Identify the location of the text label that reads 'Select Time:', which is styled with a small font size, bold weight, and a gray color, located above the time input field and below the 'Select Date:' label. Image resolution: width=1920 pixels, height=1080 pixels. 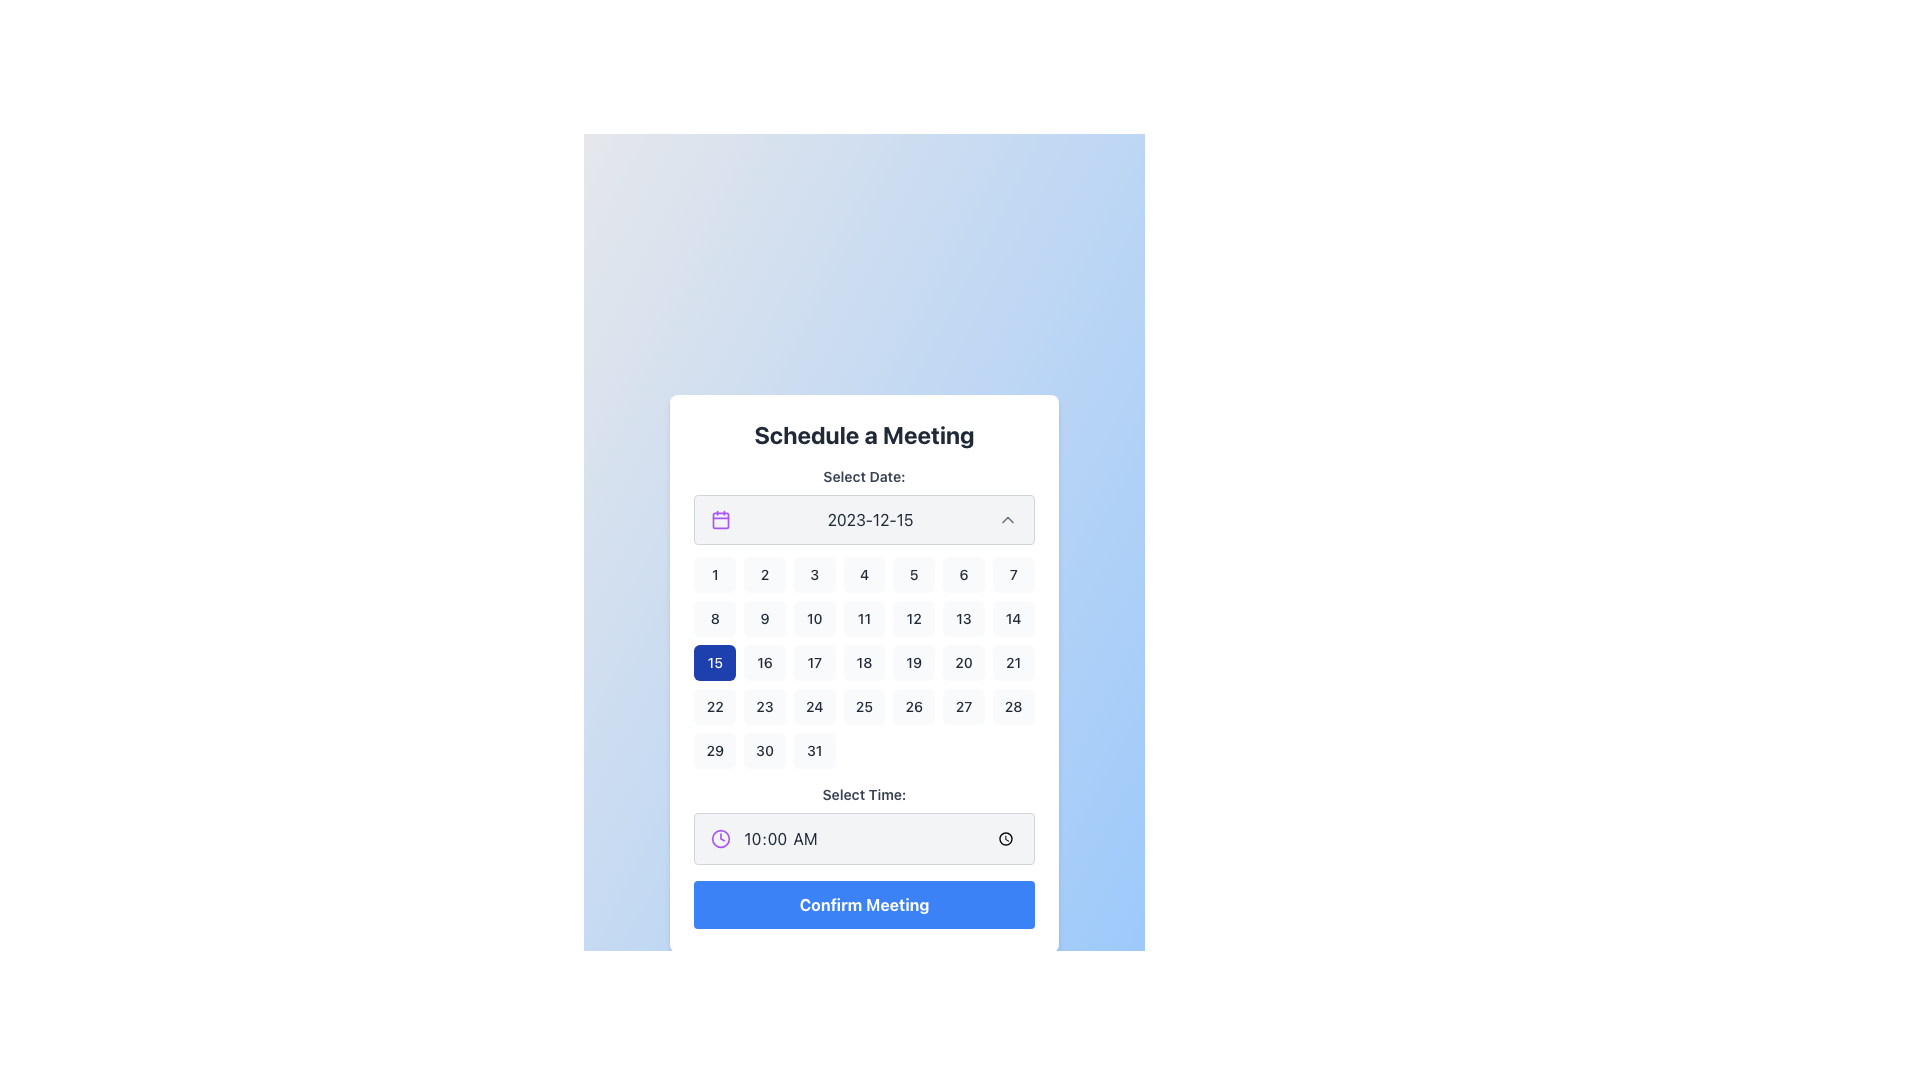
(864, 793).